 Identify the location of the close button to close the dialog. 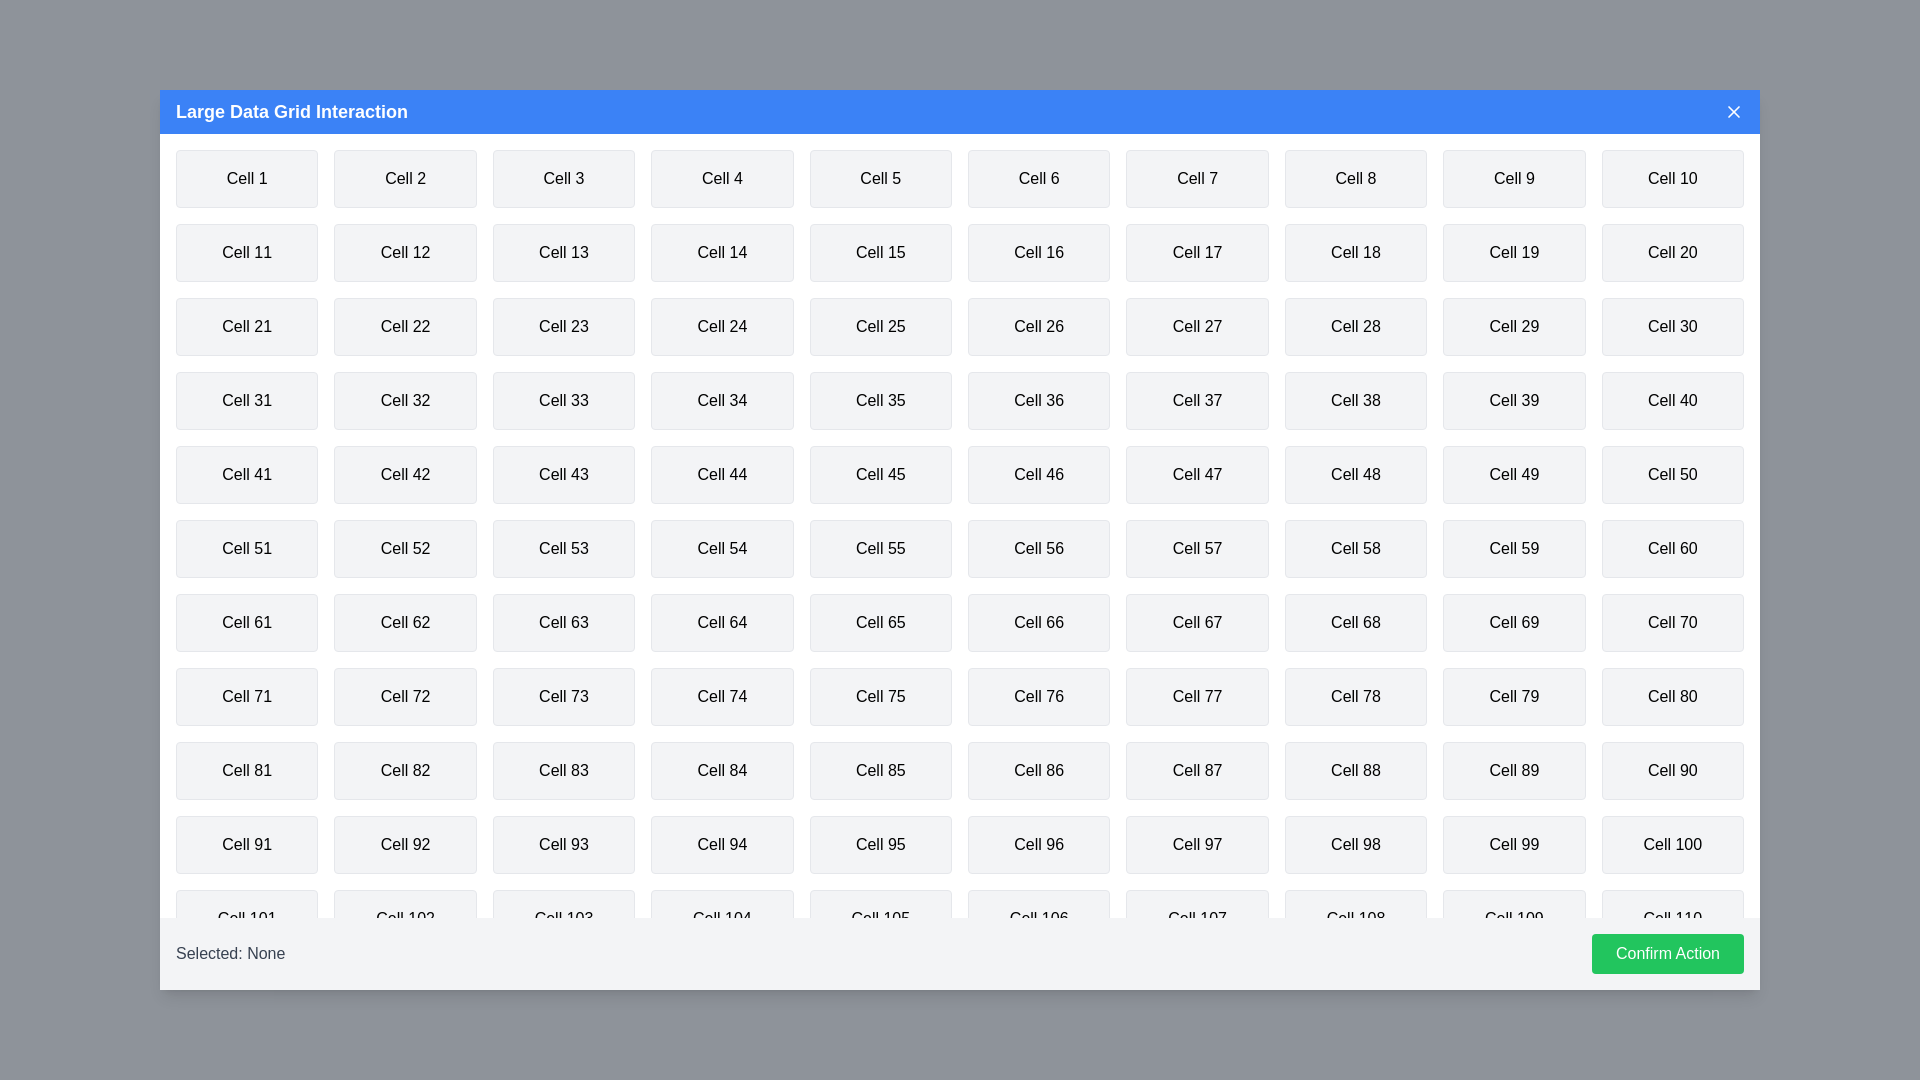
(1732, 111).